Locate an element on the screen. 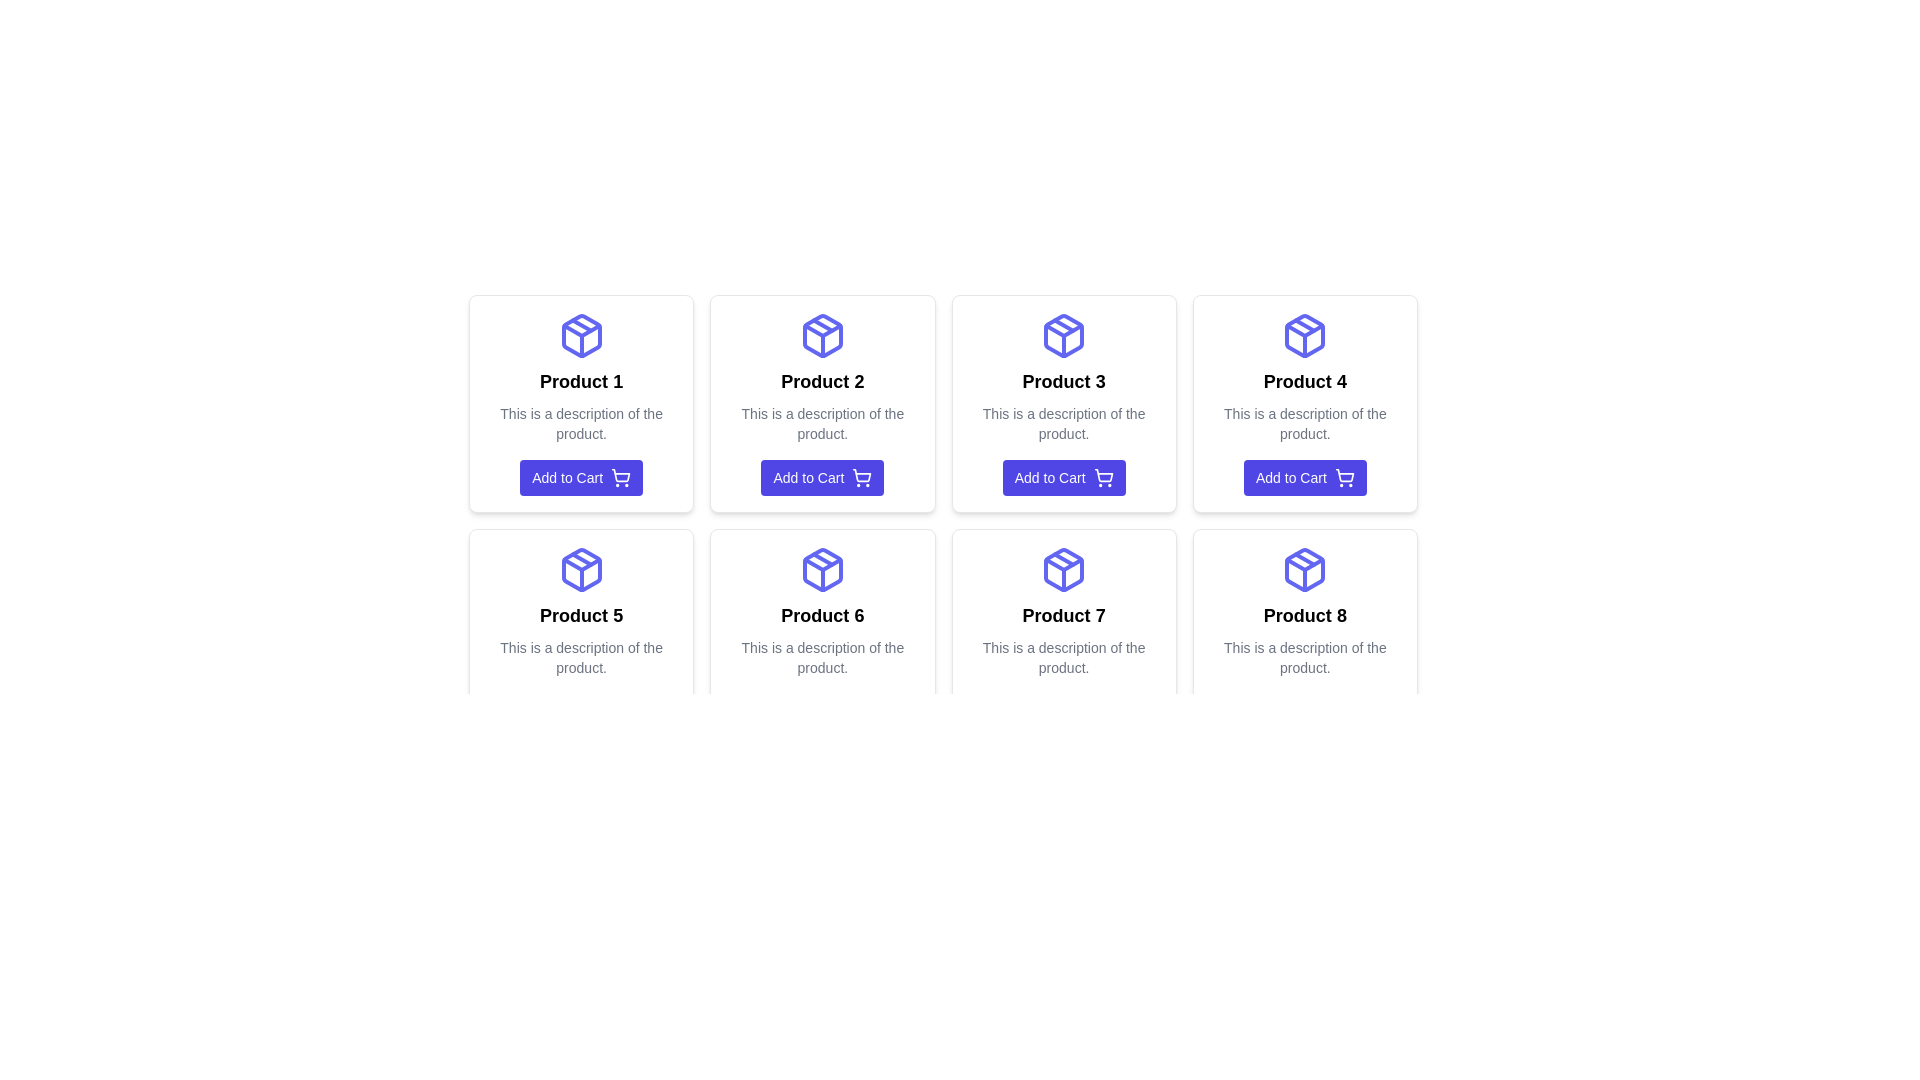  product details from the sixth interactive card in the online store, located in the second row and second column of the grid layout is located at coordinates (822, 637).